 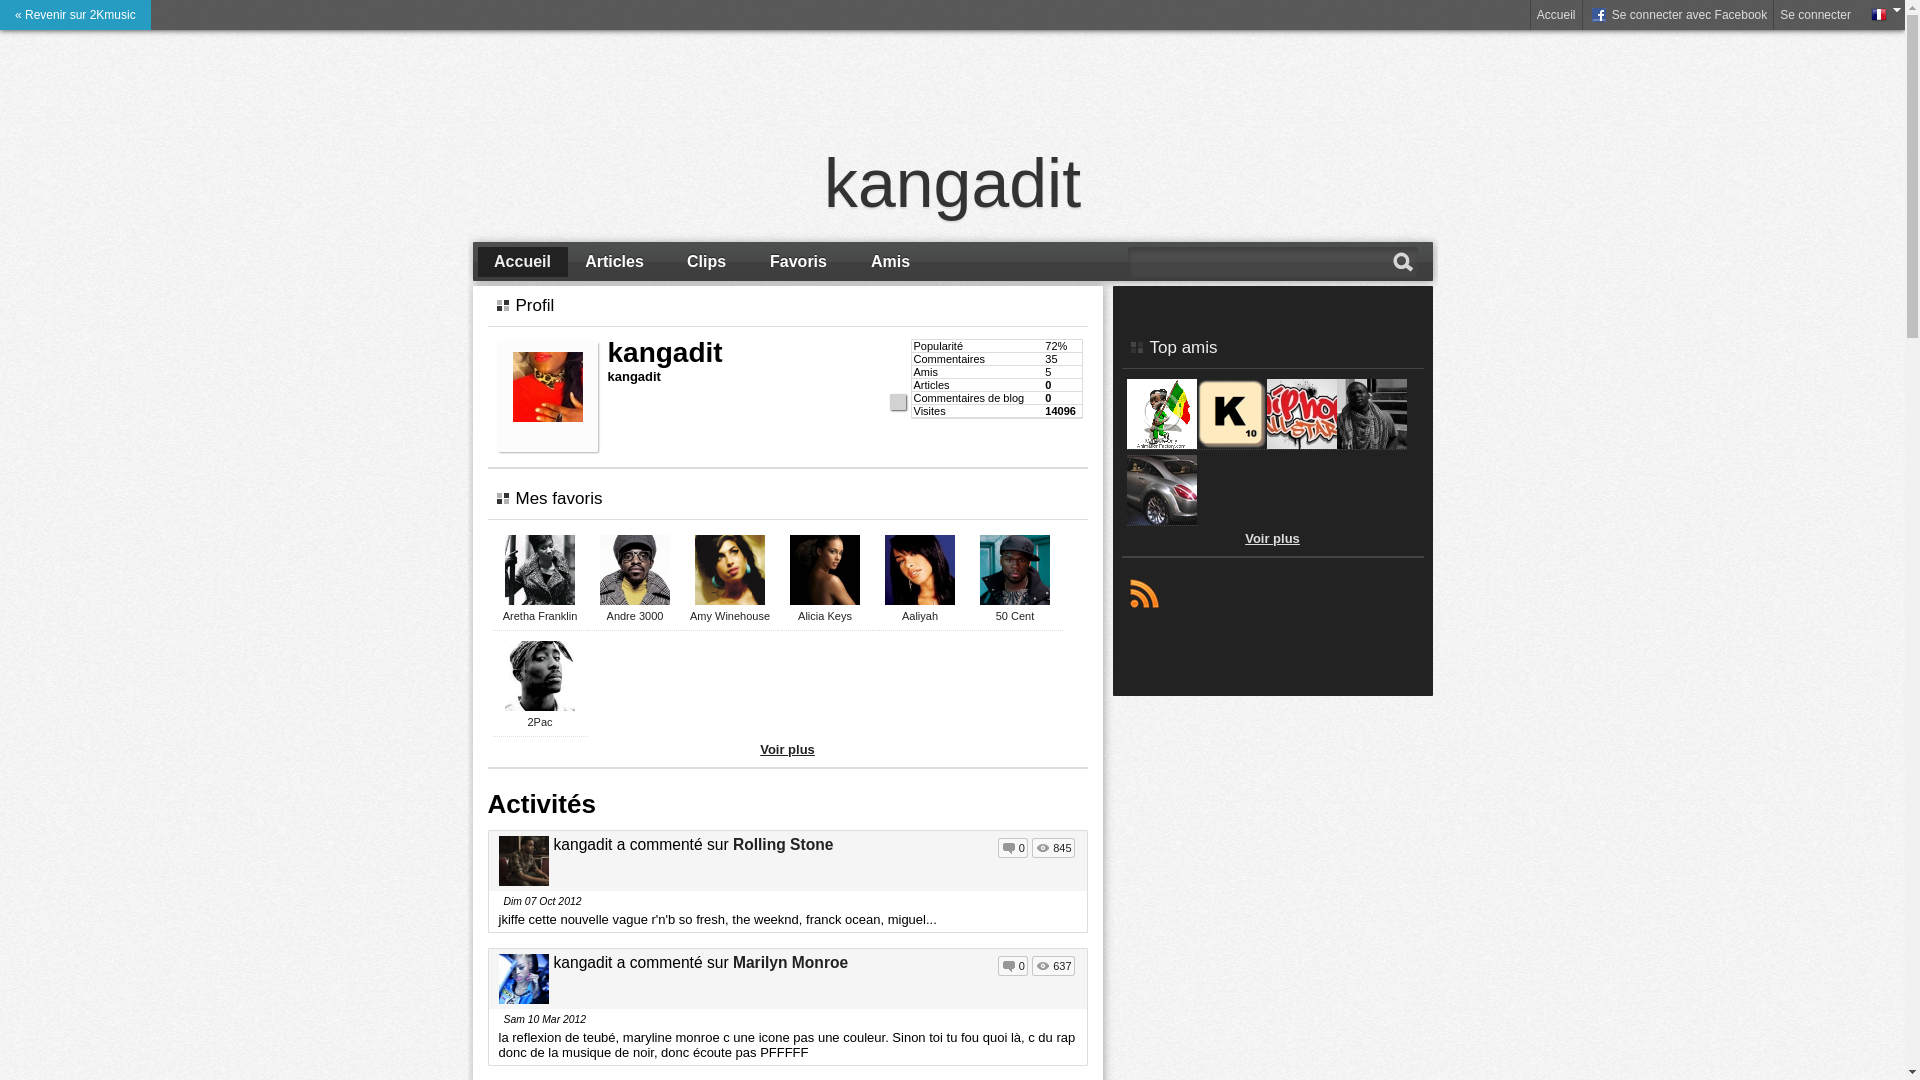 I want to click on 'Clips', so click(x=706, y=261).